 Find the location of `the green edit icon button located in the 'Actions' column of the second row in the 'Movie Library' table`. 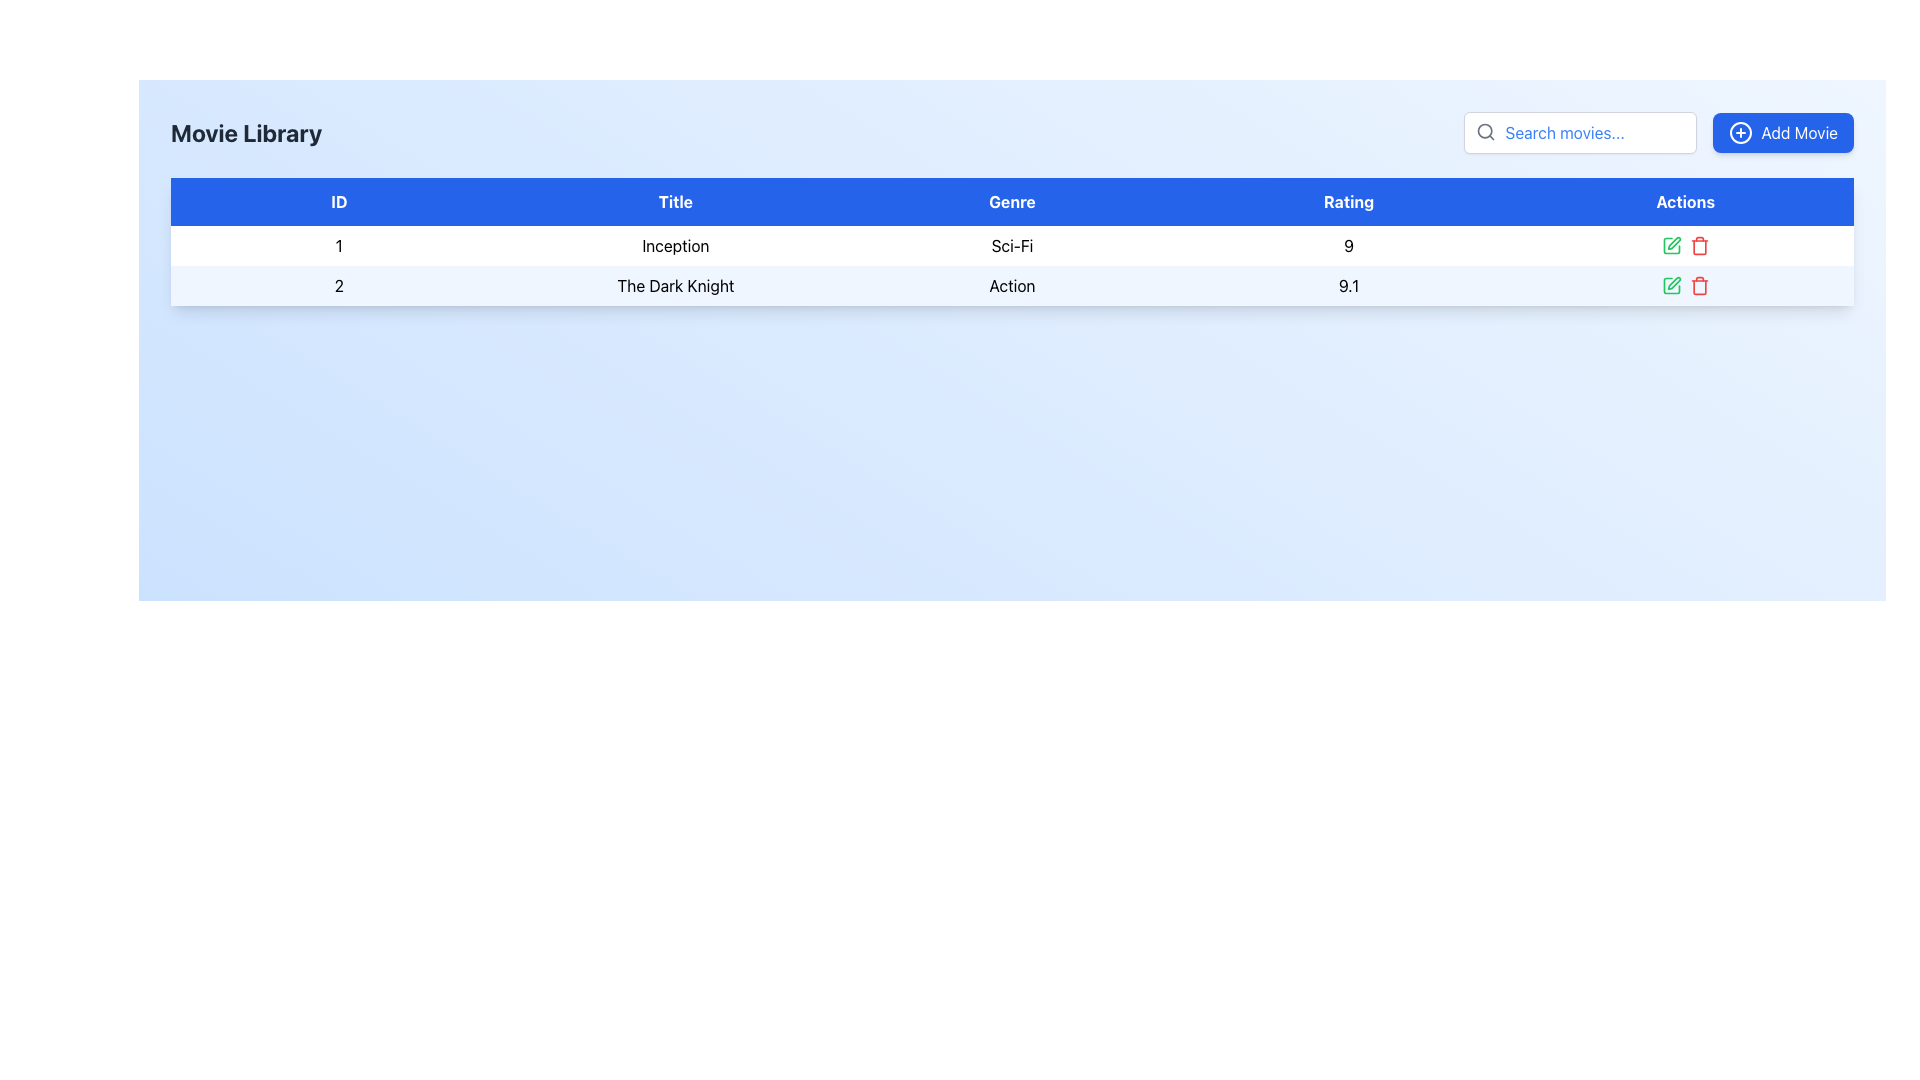

the green edit icon button located in the 'Actions' column of the second row in the 'Movie Library' table is located at coordinates (1674, 282).